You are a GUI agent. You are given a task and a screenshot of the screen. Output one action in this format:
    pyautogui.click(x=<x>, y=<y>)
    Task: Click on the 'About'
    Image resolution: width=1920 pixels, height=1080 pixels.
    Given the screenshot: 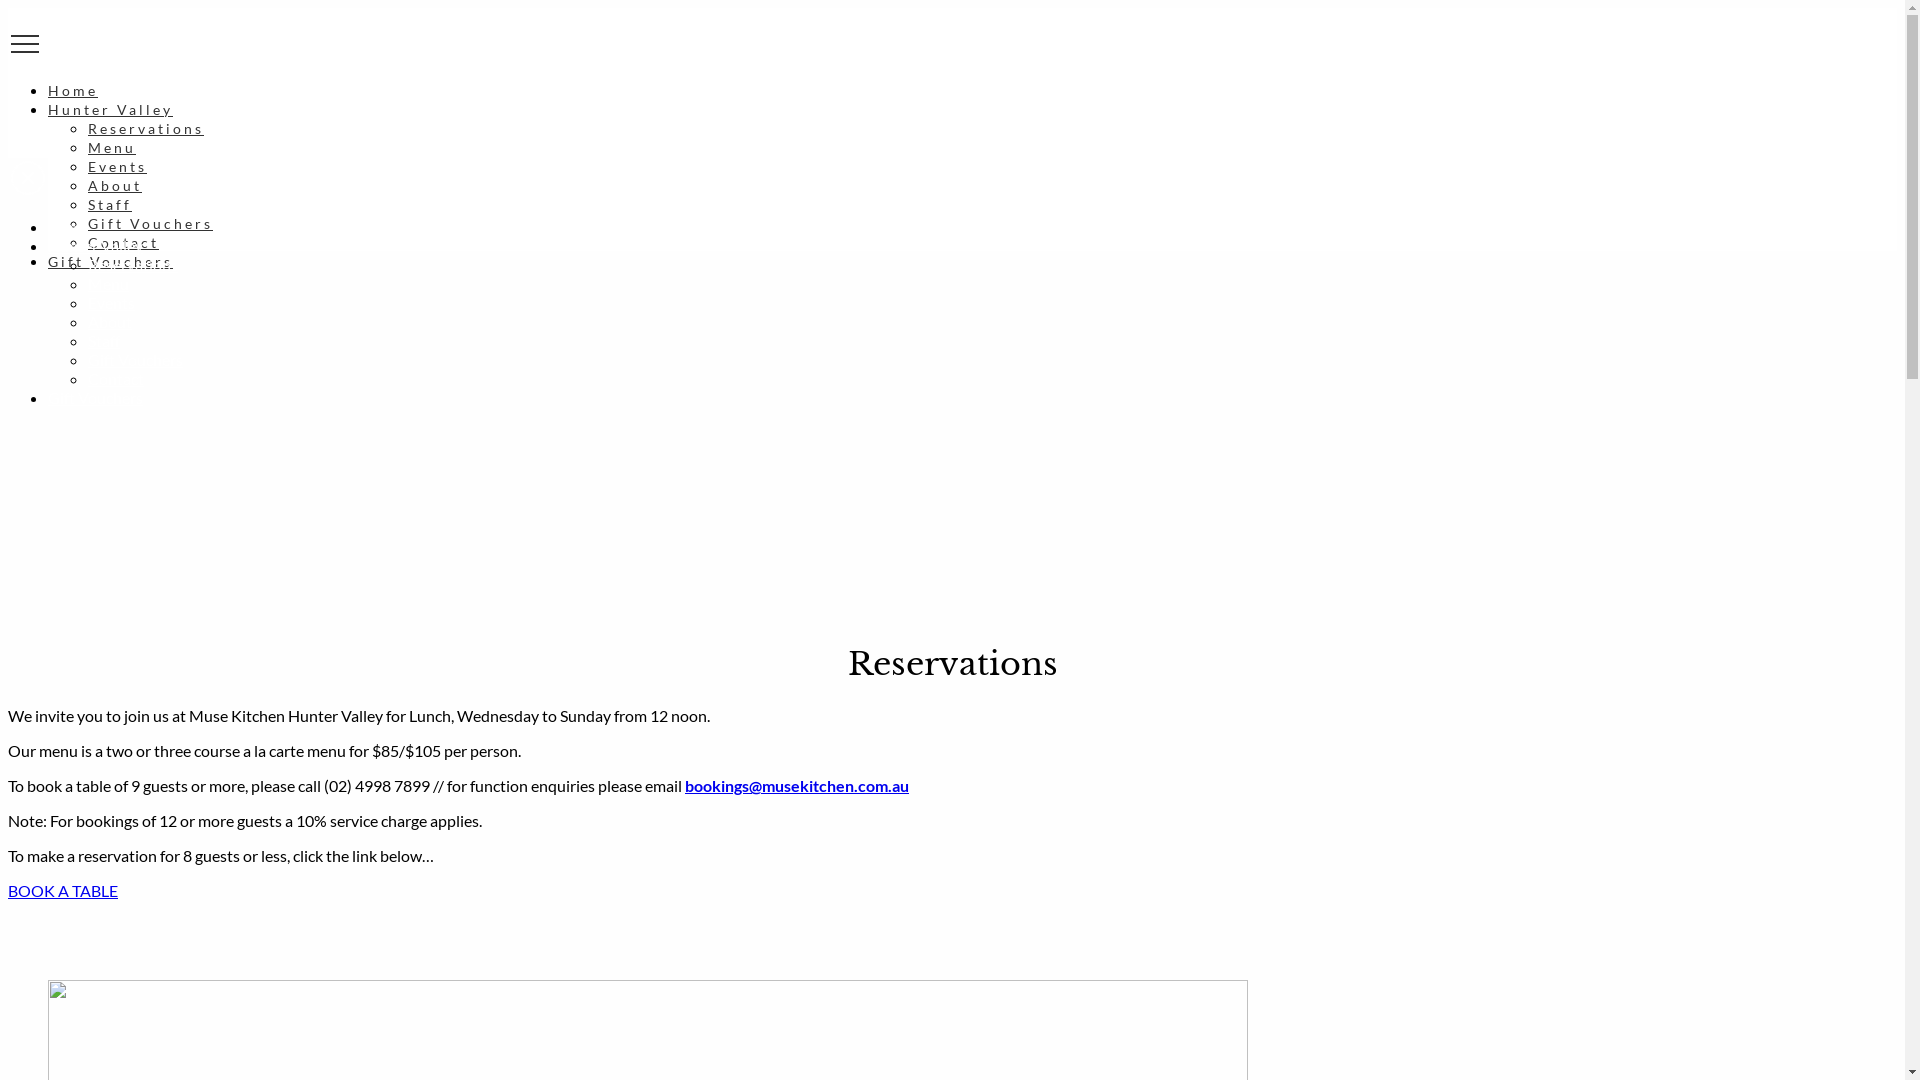 What is the action you would take?
    pyautogui.click(x=86, y=185)
    